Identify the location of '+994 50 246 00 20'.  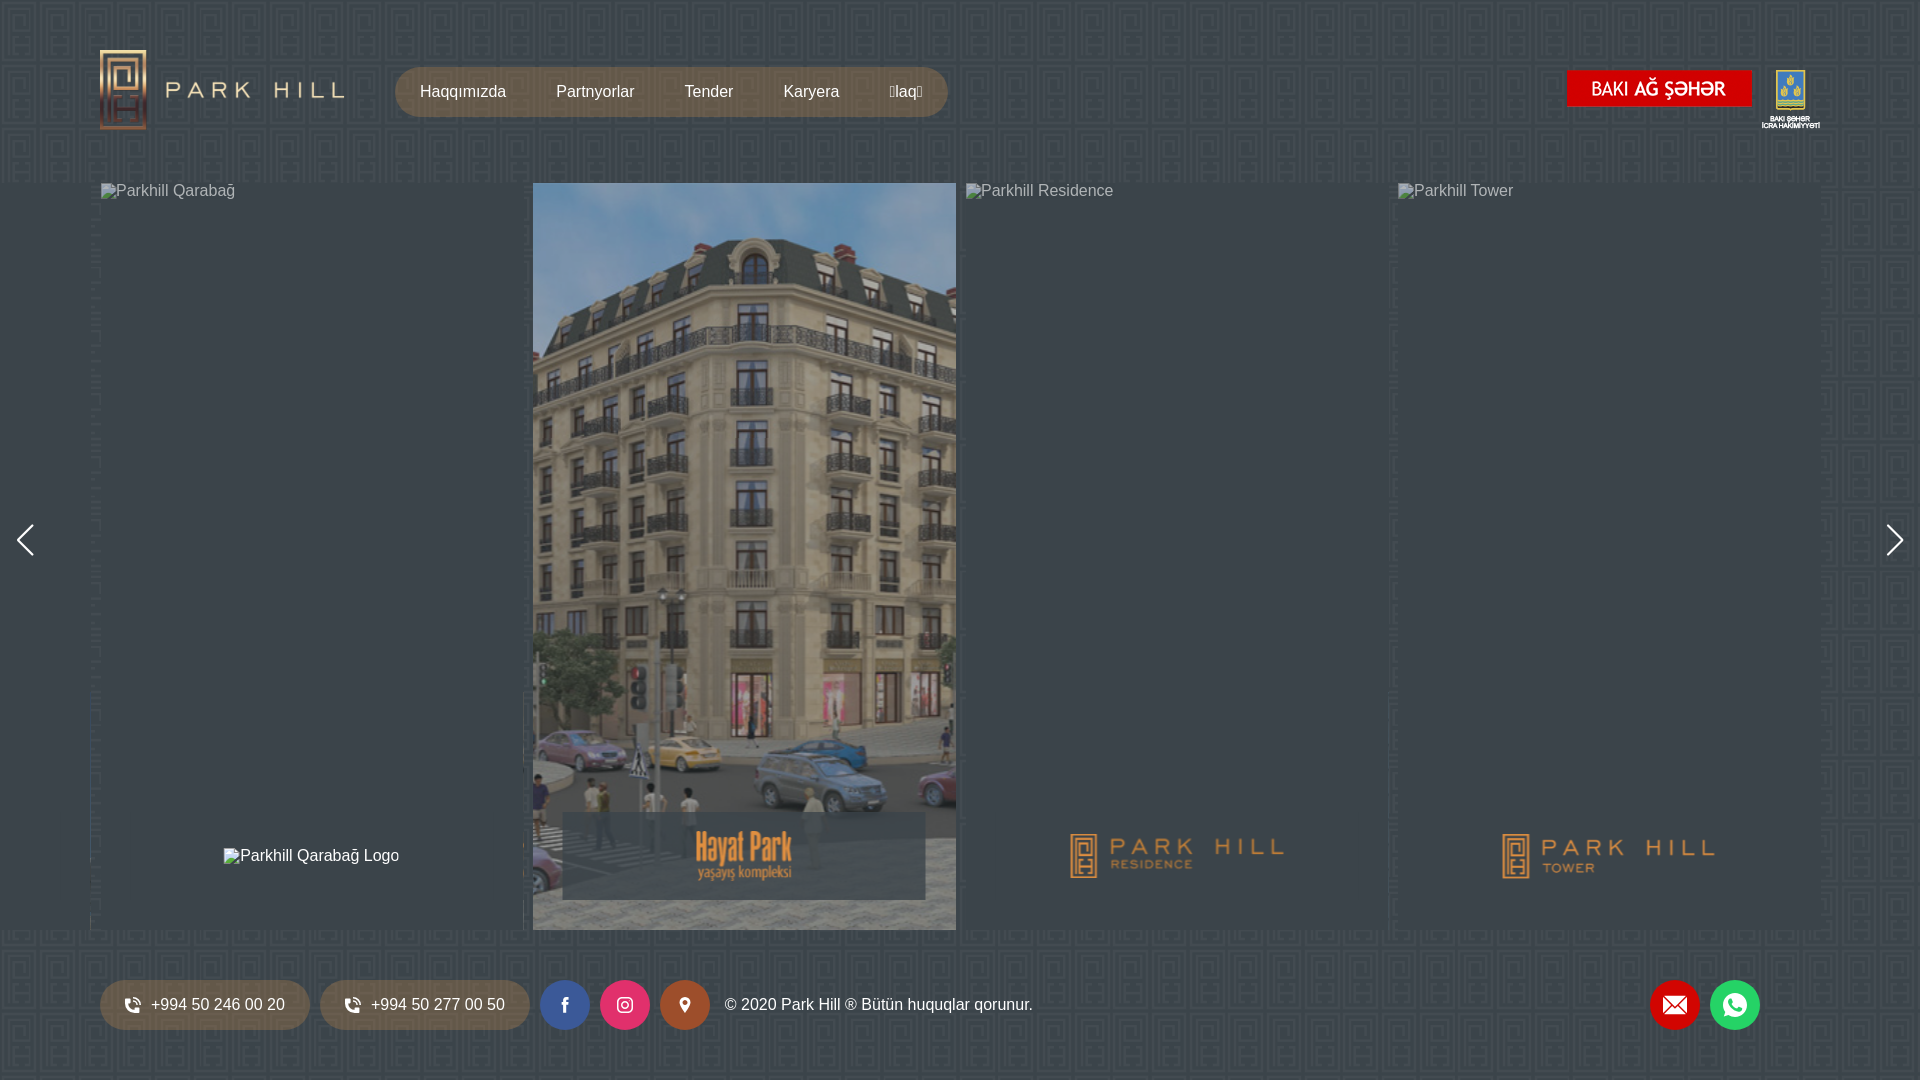
(205, 1005).